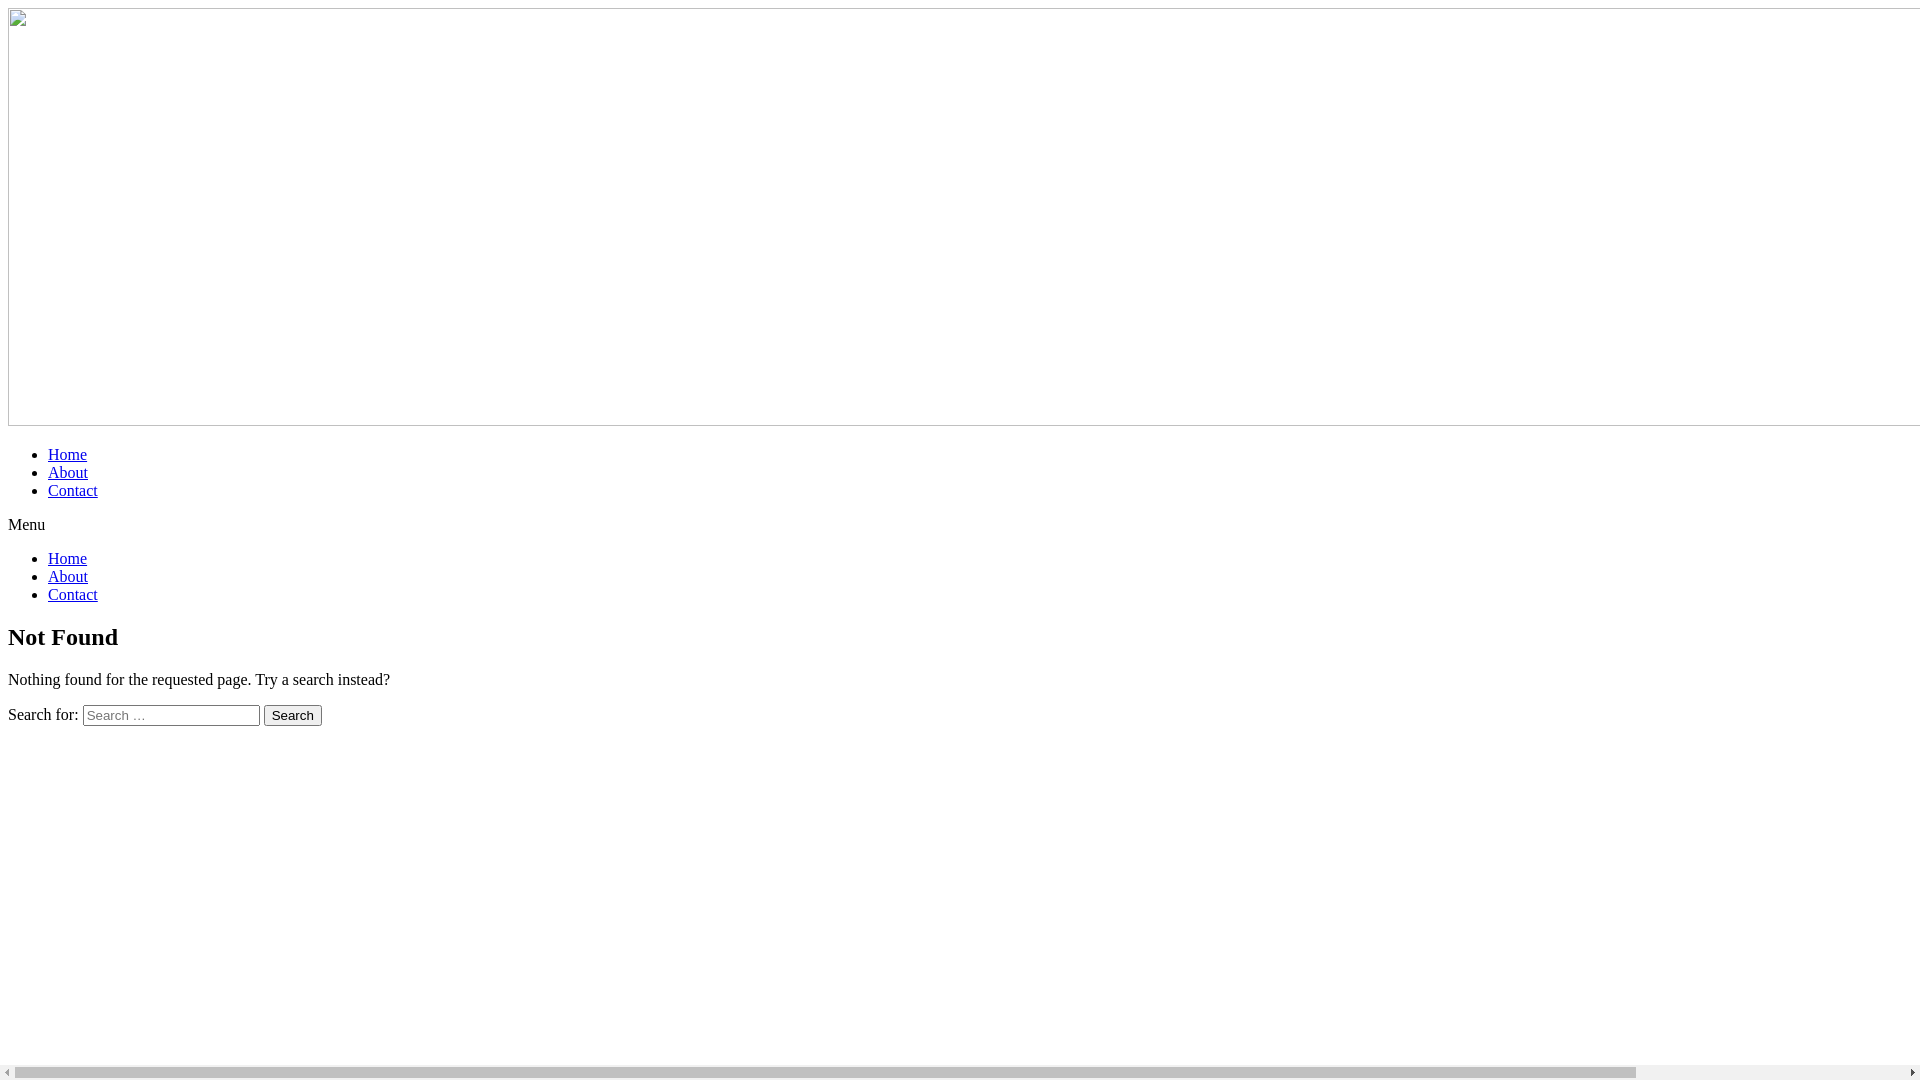 The image size is (1920, 1080). What do you see at coordinates (48, 472) in the screenshot?
I see `'About'` at bounding box center [48, 472].